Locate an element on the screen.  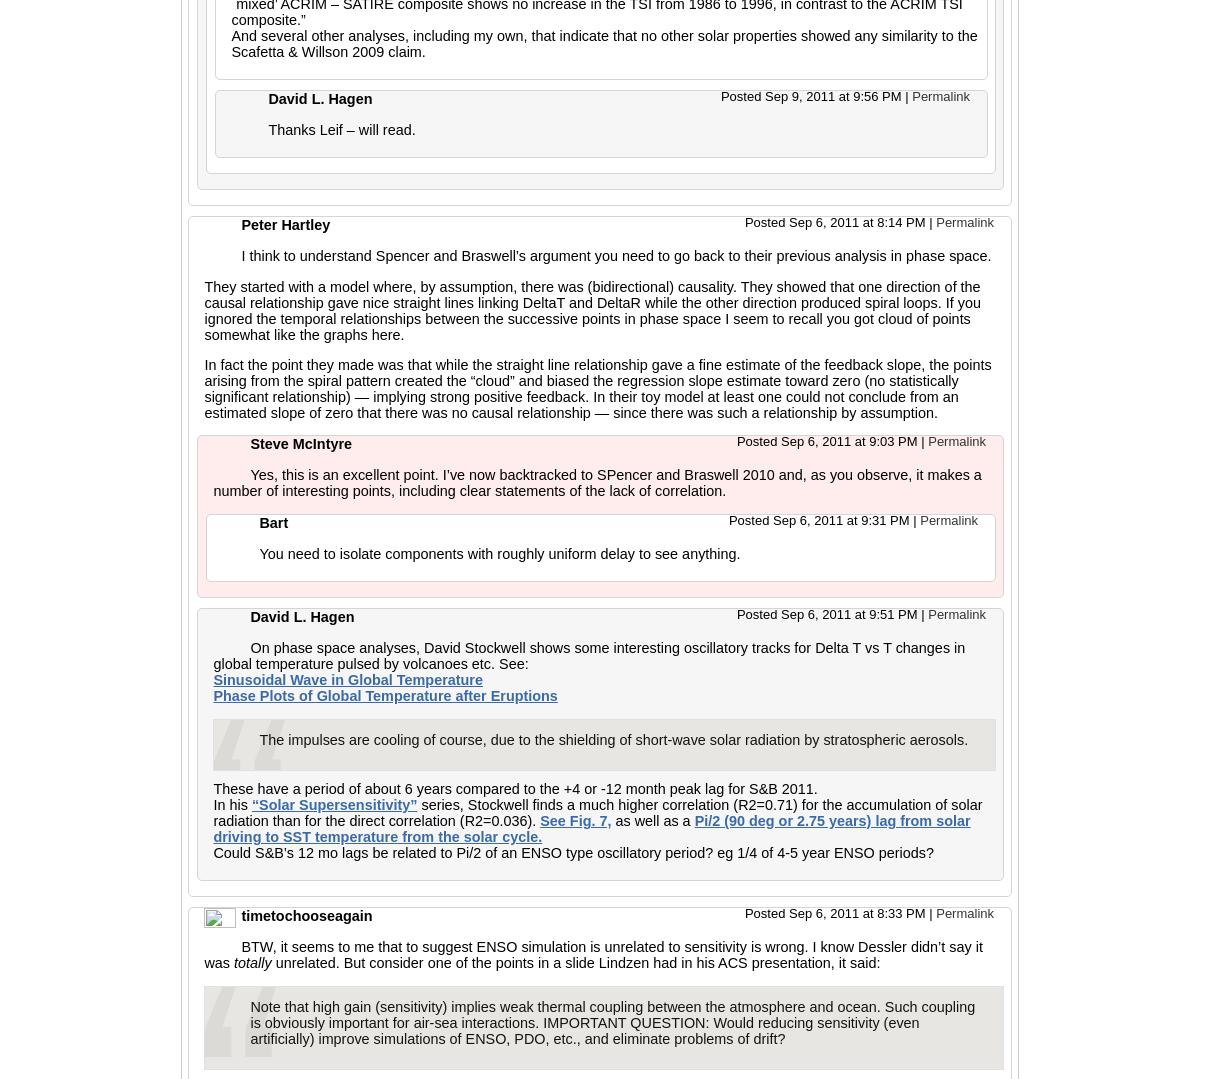
'See Fig. 7,' is located at coordinates (575, 820).